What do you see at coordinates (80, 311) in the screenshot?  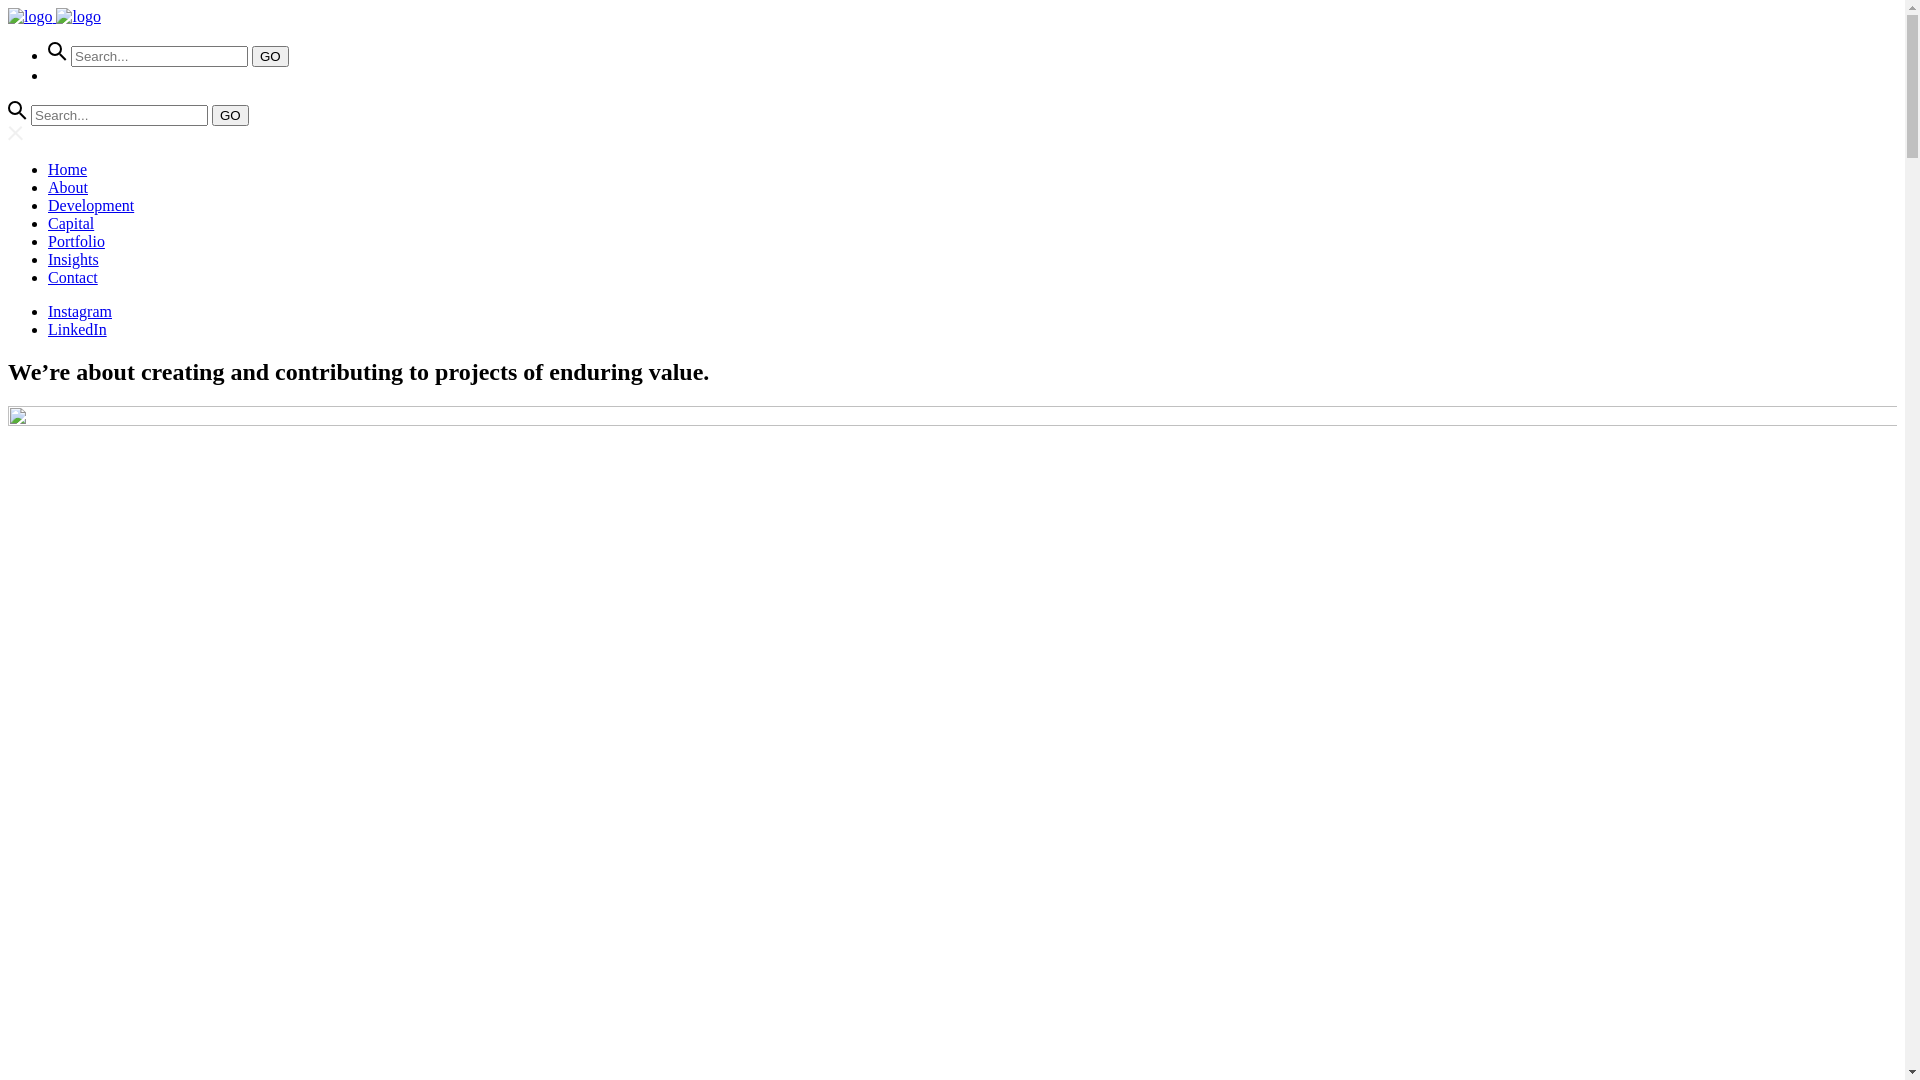 I see `'Instagram'` at bounding box center [80, 311].